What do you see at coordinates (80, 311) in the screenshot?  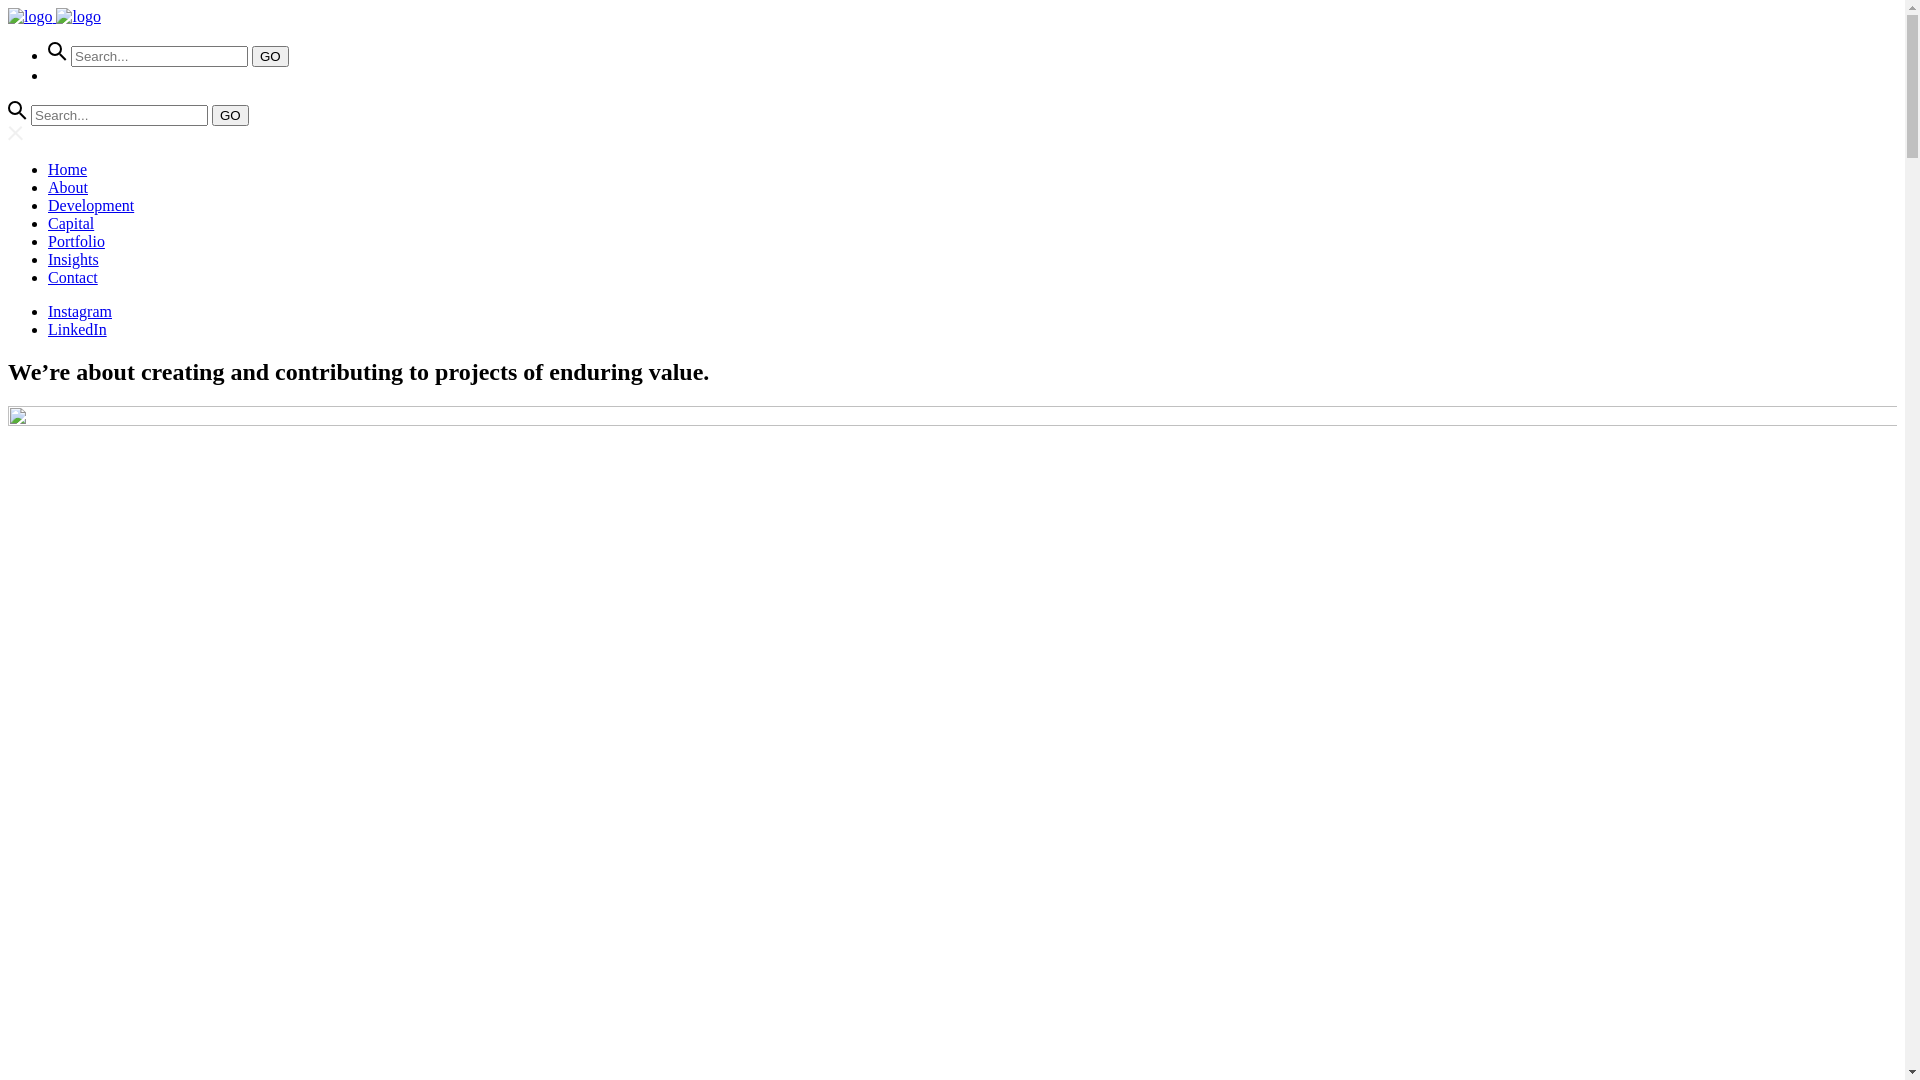 I see `'Instagram'` at bounding box center [80, 311].